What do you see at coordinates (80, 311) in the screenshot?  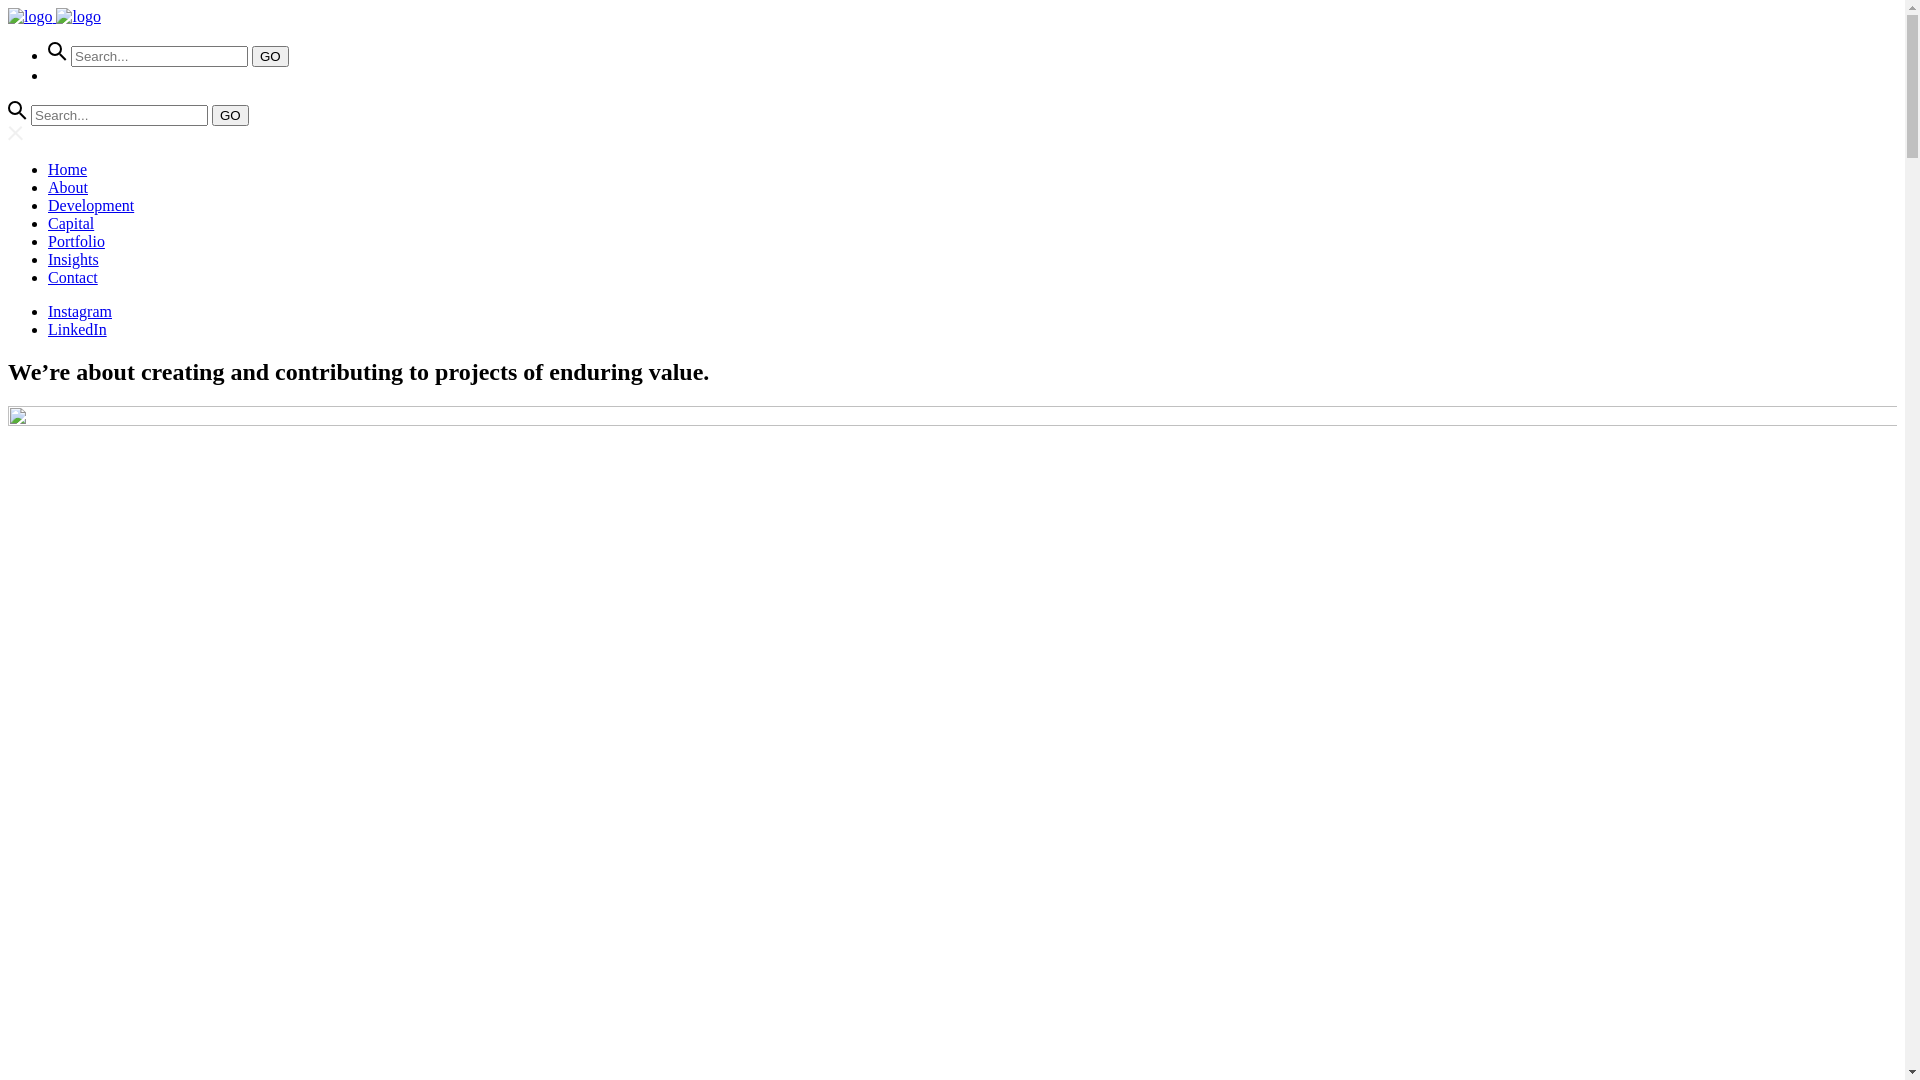 I see `'Instagram'` at bounding box center [80, 311].